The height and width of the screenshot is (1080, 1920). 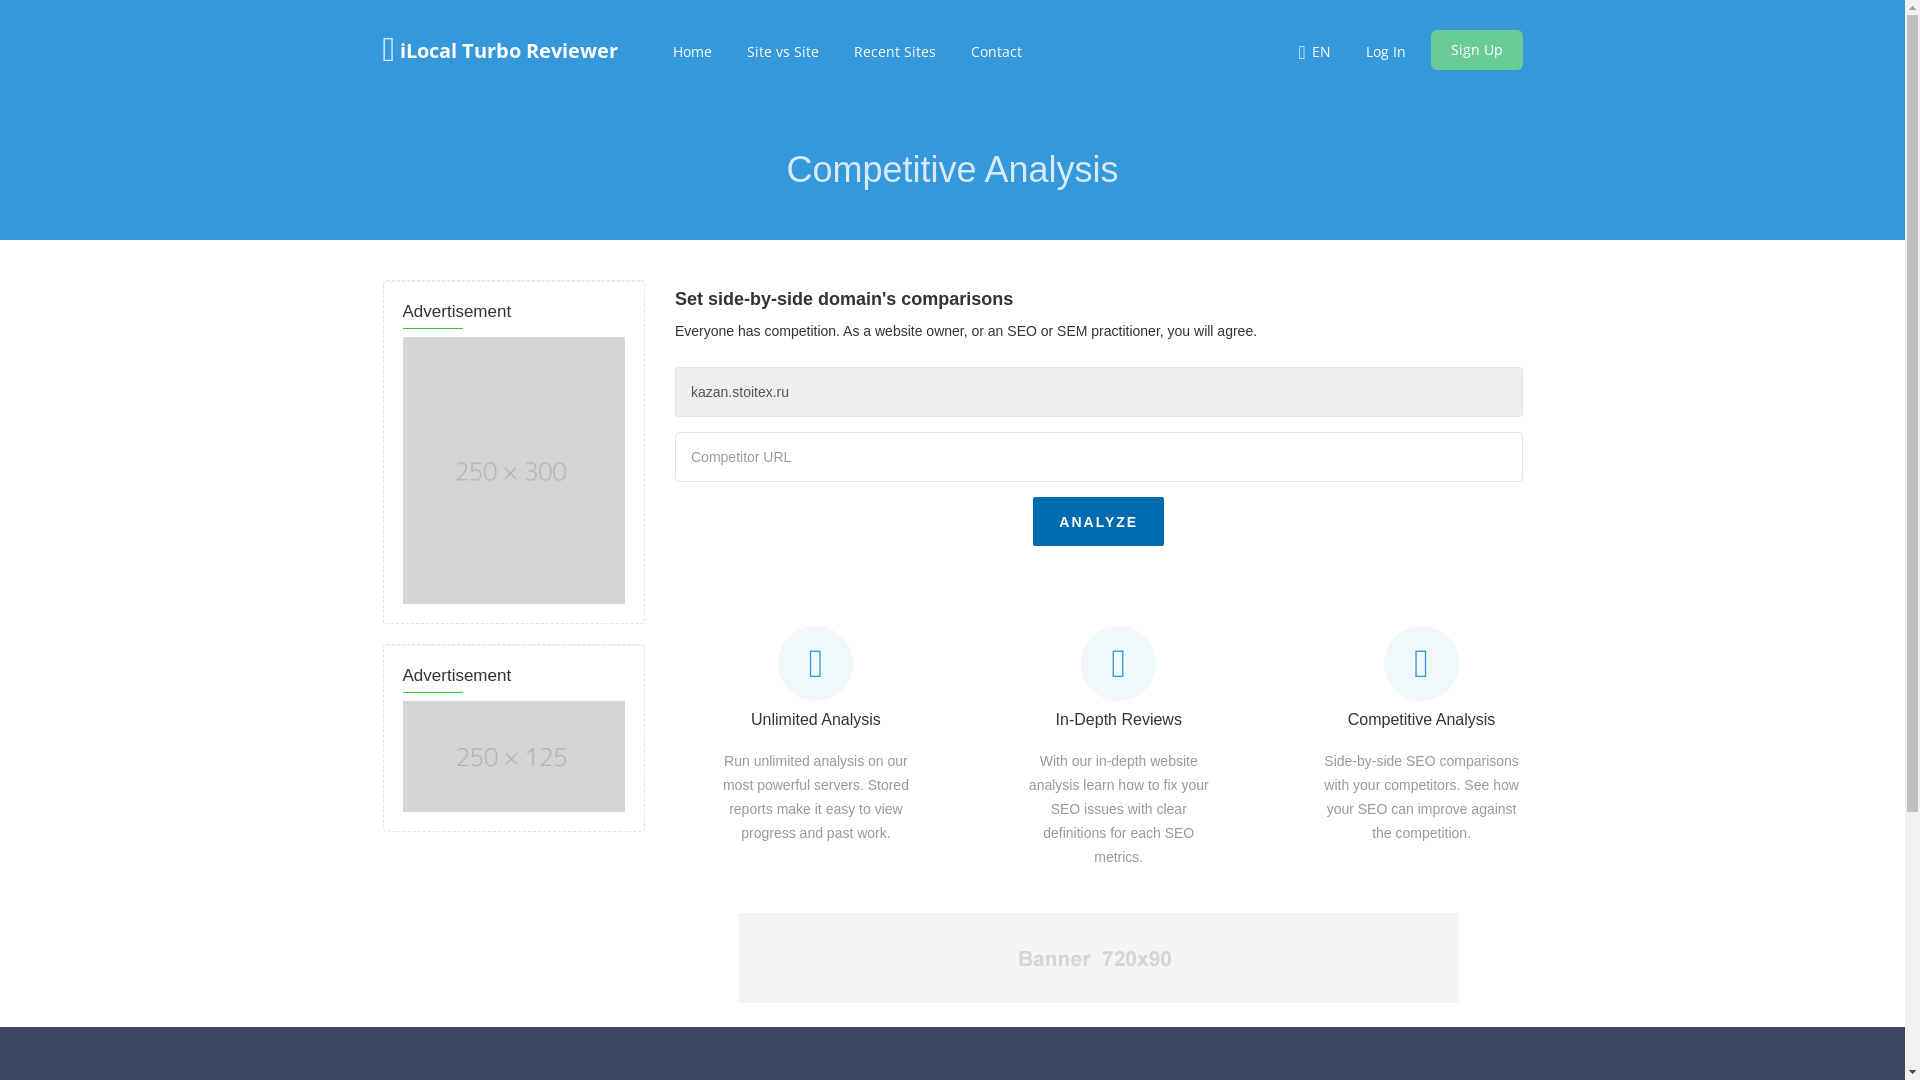 I want to click on 'Sign Up', so click(x=1429, y=49).